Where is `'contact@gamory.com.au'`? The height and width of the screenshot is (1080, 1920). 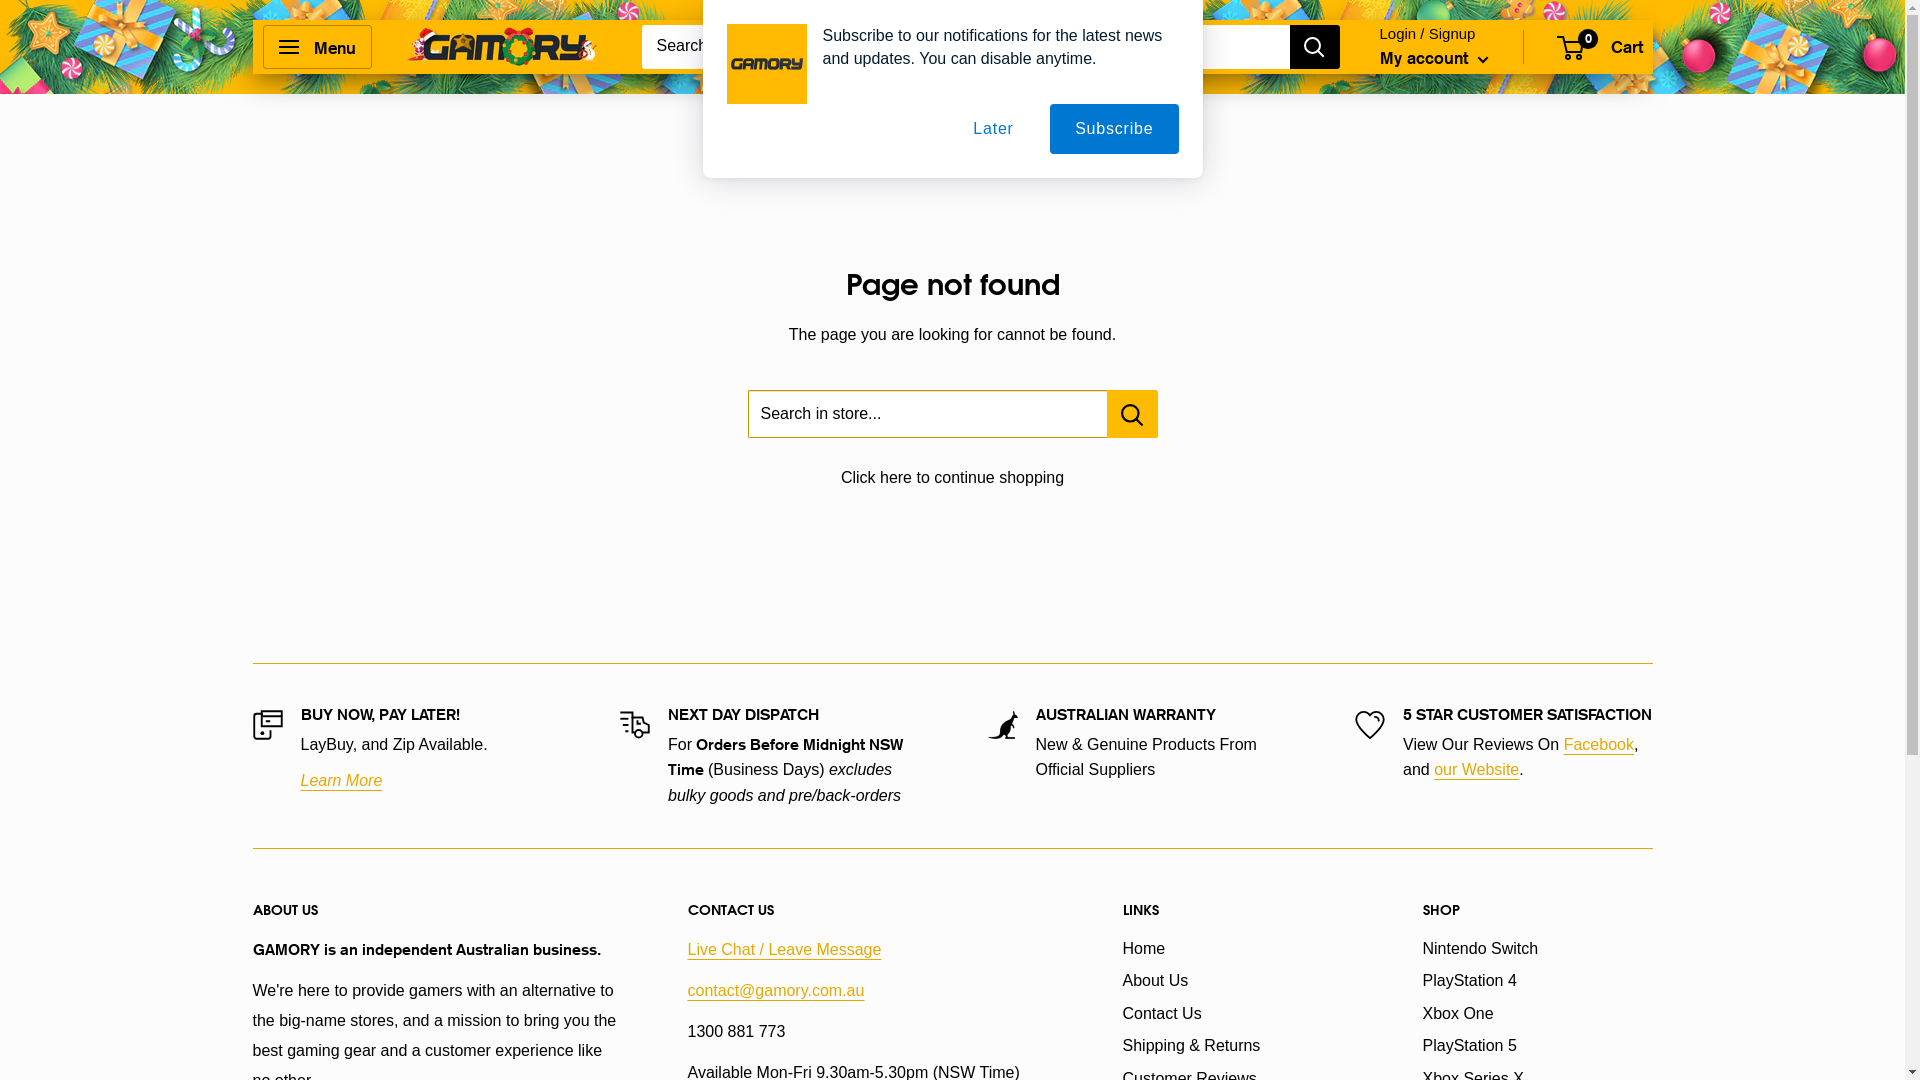 'contact@gamory.com.au' is located at coordinates (775, 990).